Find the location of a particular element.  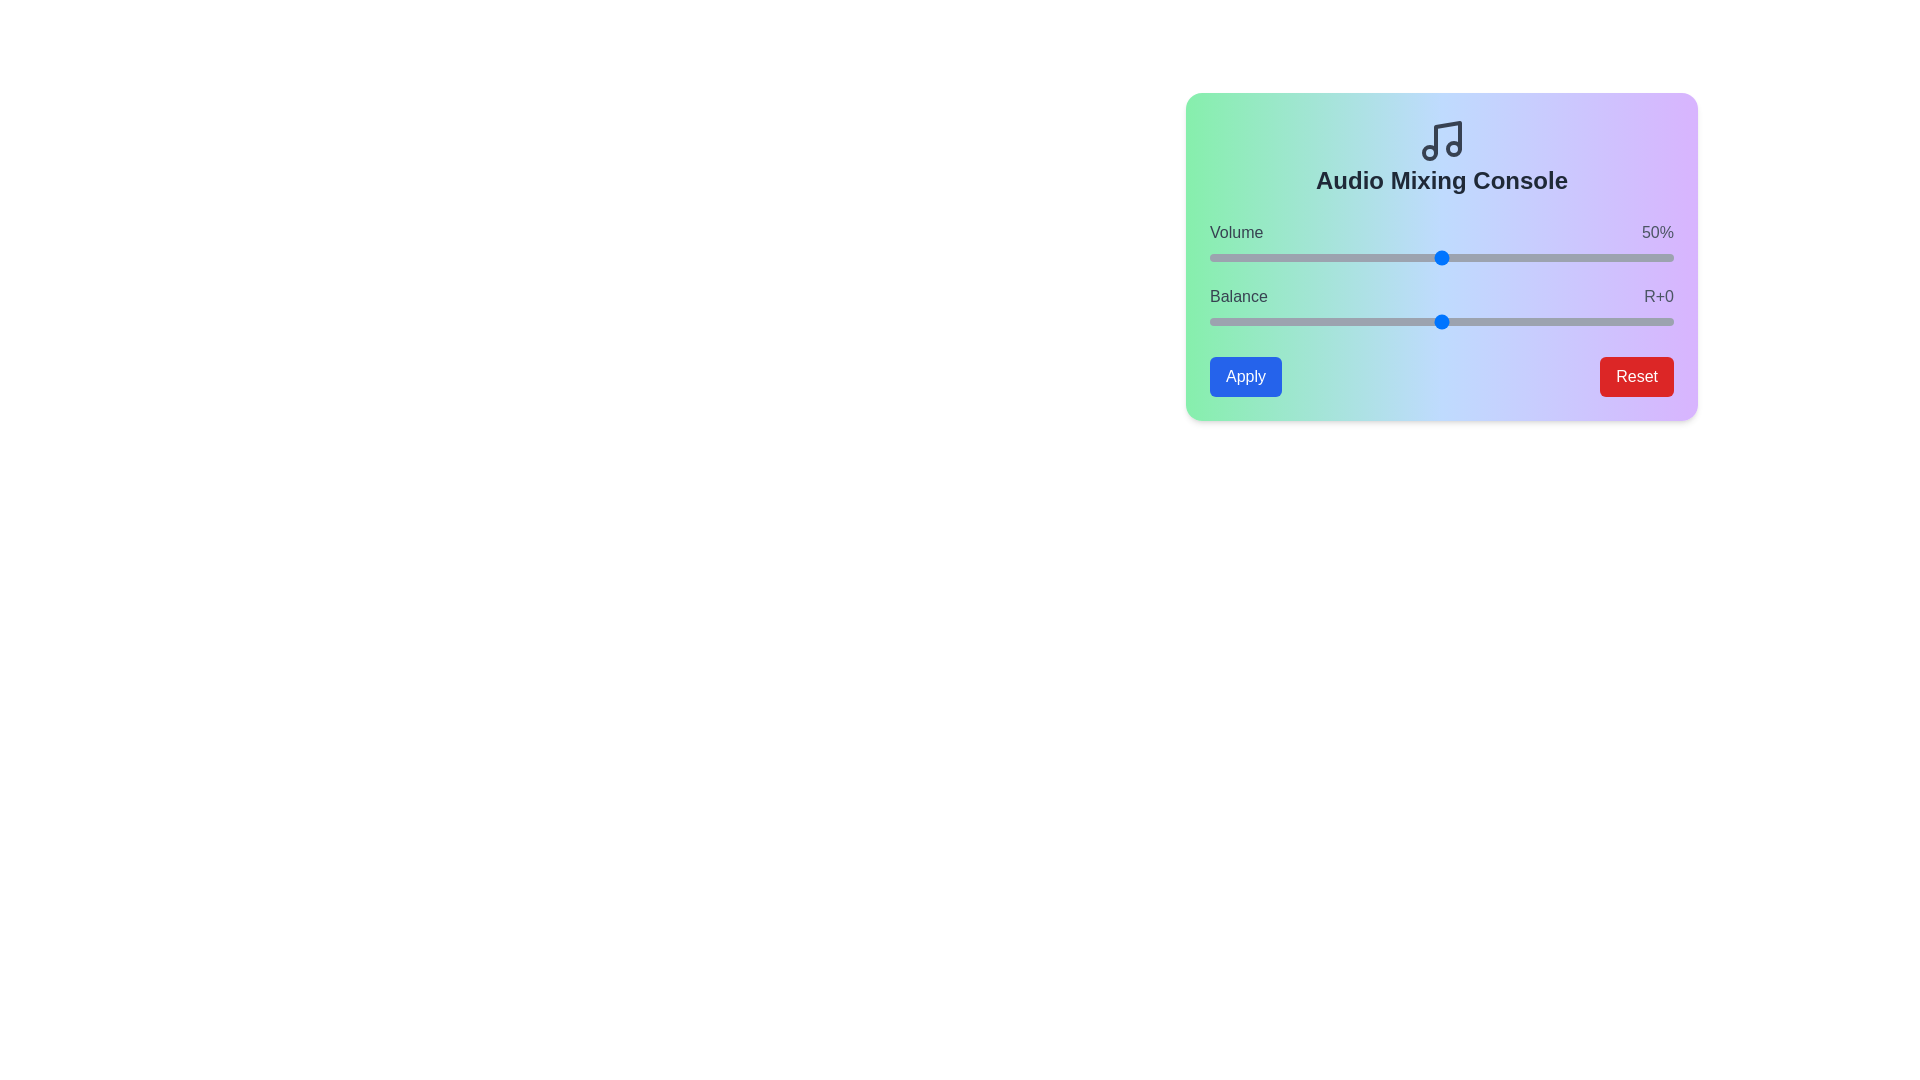

the Decorative Icon resembling a musical note, which is prominently displayed at the top-center of the colorful rectangular panel above the 'Audio Mixing Console' text is located at coordinates (1441, 140).